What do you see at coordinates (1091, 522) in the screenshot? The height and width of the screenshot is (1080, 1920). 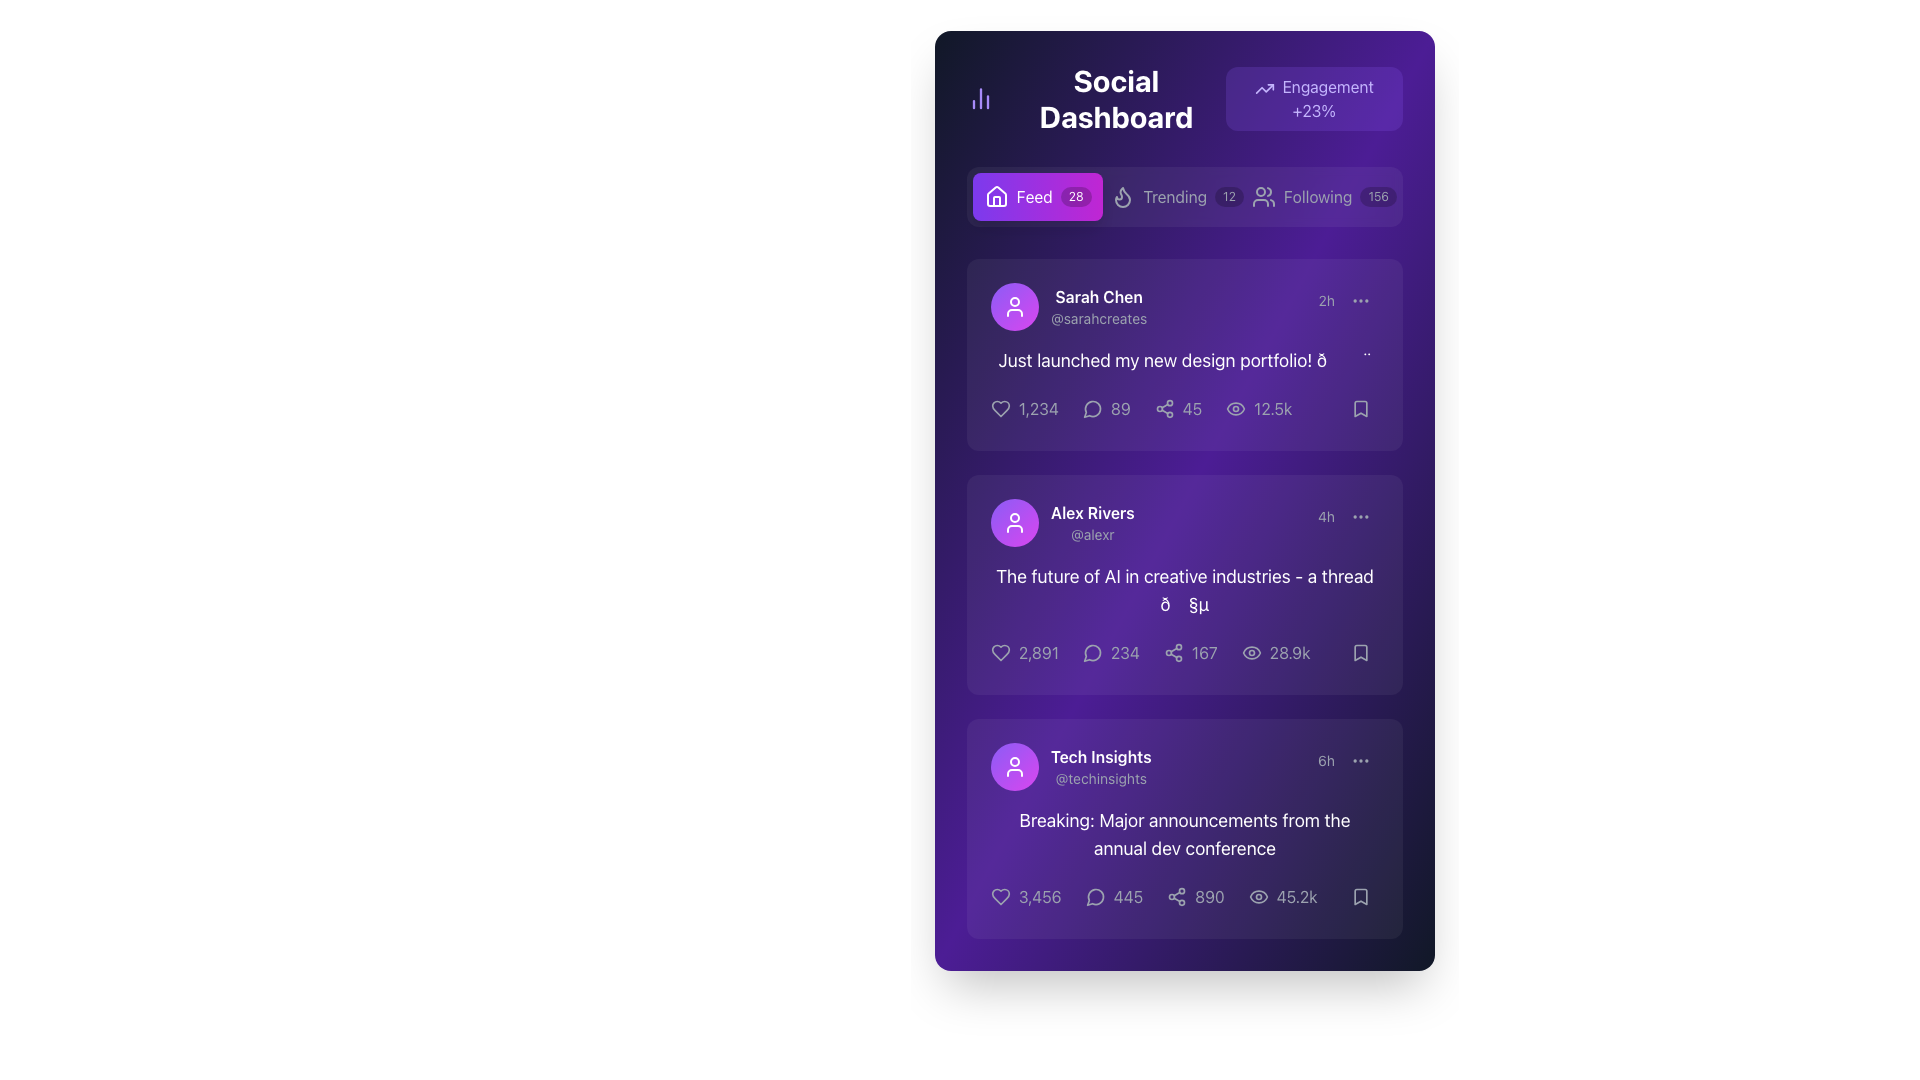 I see `the text display component showing the name 'Alex Rivers' and username '@alexr' on a purple background, which is the second user card in the list` at bounding box center [1091, 522].